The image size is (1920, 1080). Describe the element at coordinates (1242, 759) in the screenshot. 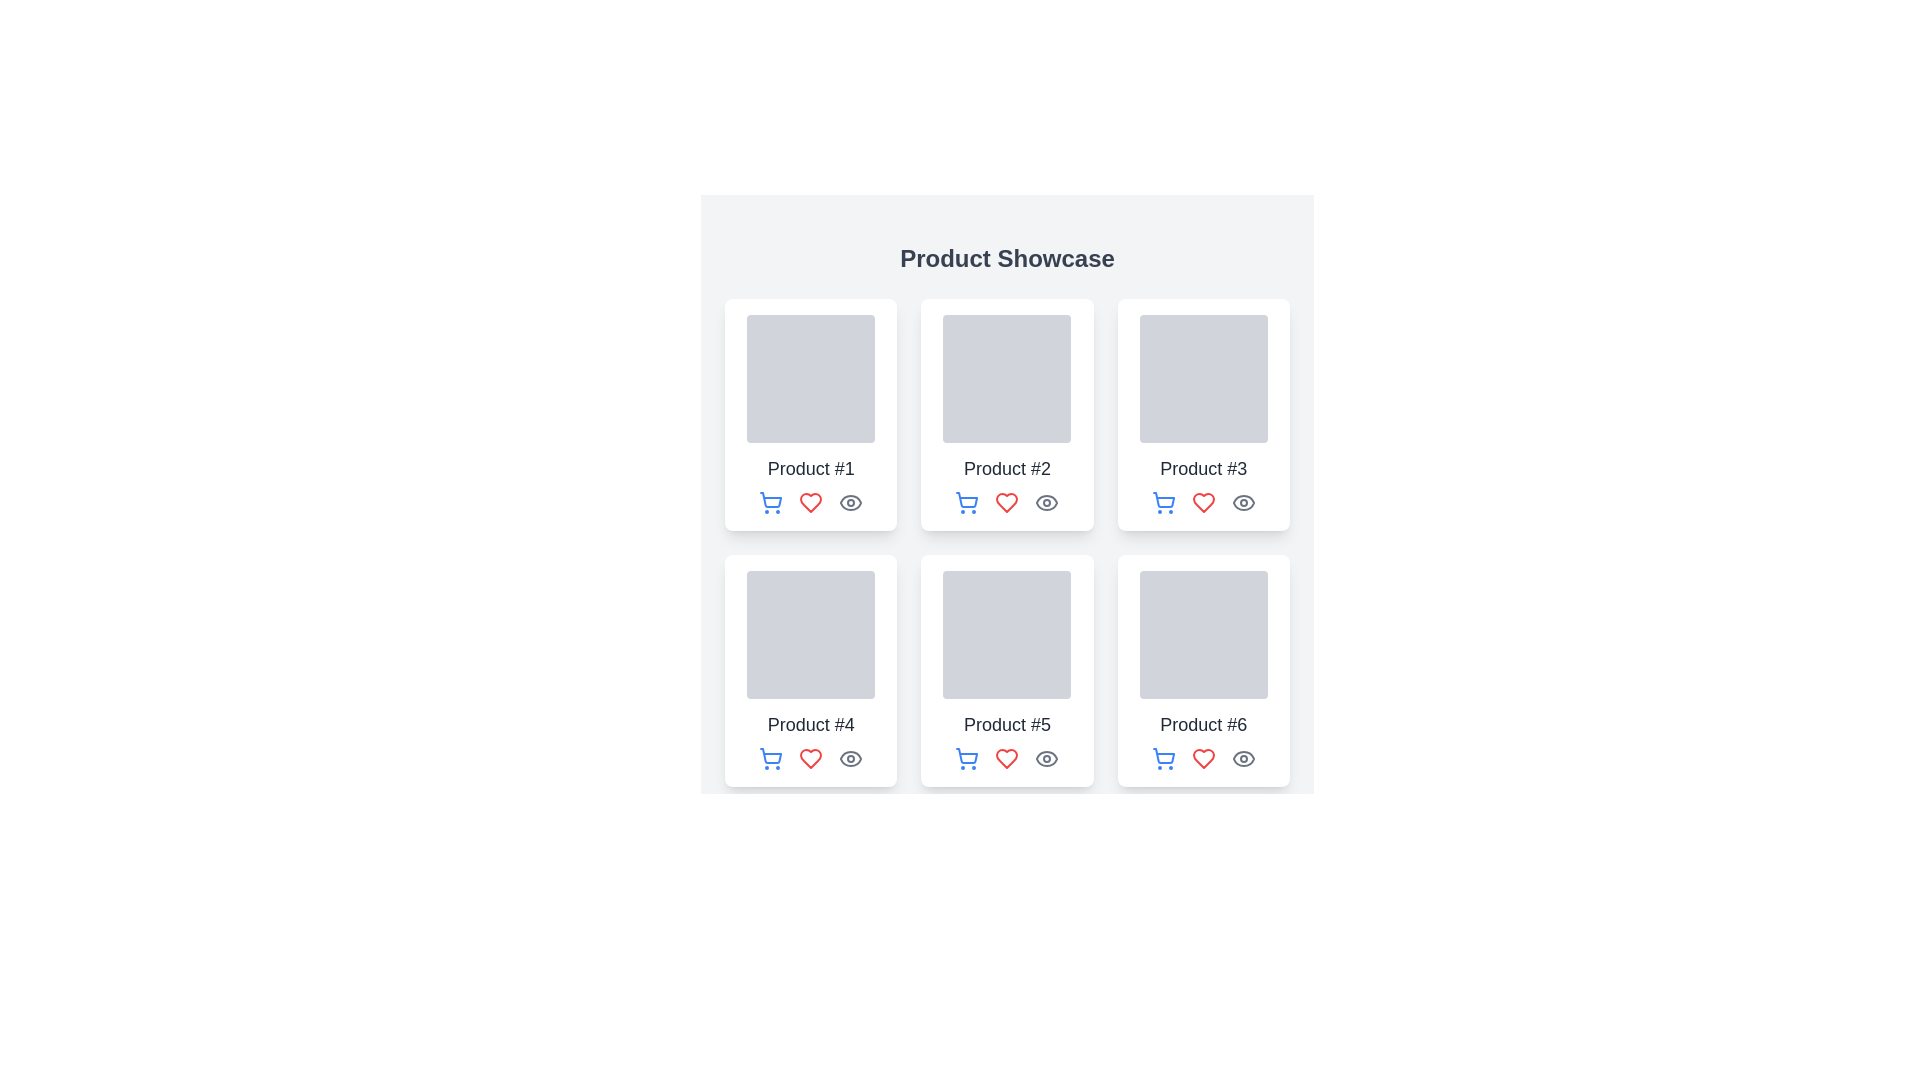

I see `the visibility icon button, which resembles an eye with a gray outline and transparent center, located in the bottom-right corner of the 'Product #6' card` at that location.